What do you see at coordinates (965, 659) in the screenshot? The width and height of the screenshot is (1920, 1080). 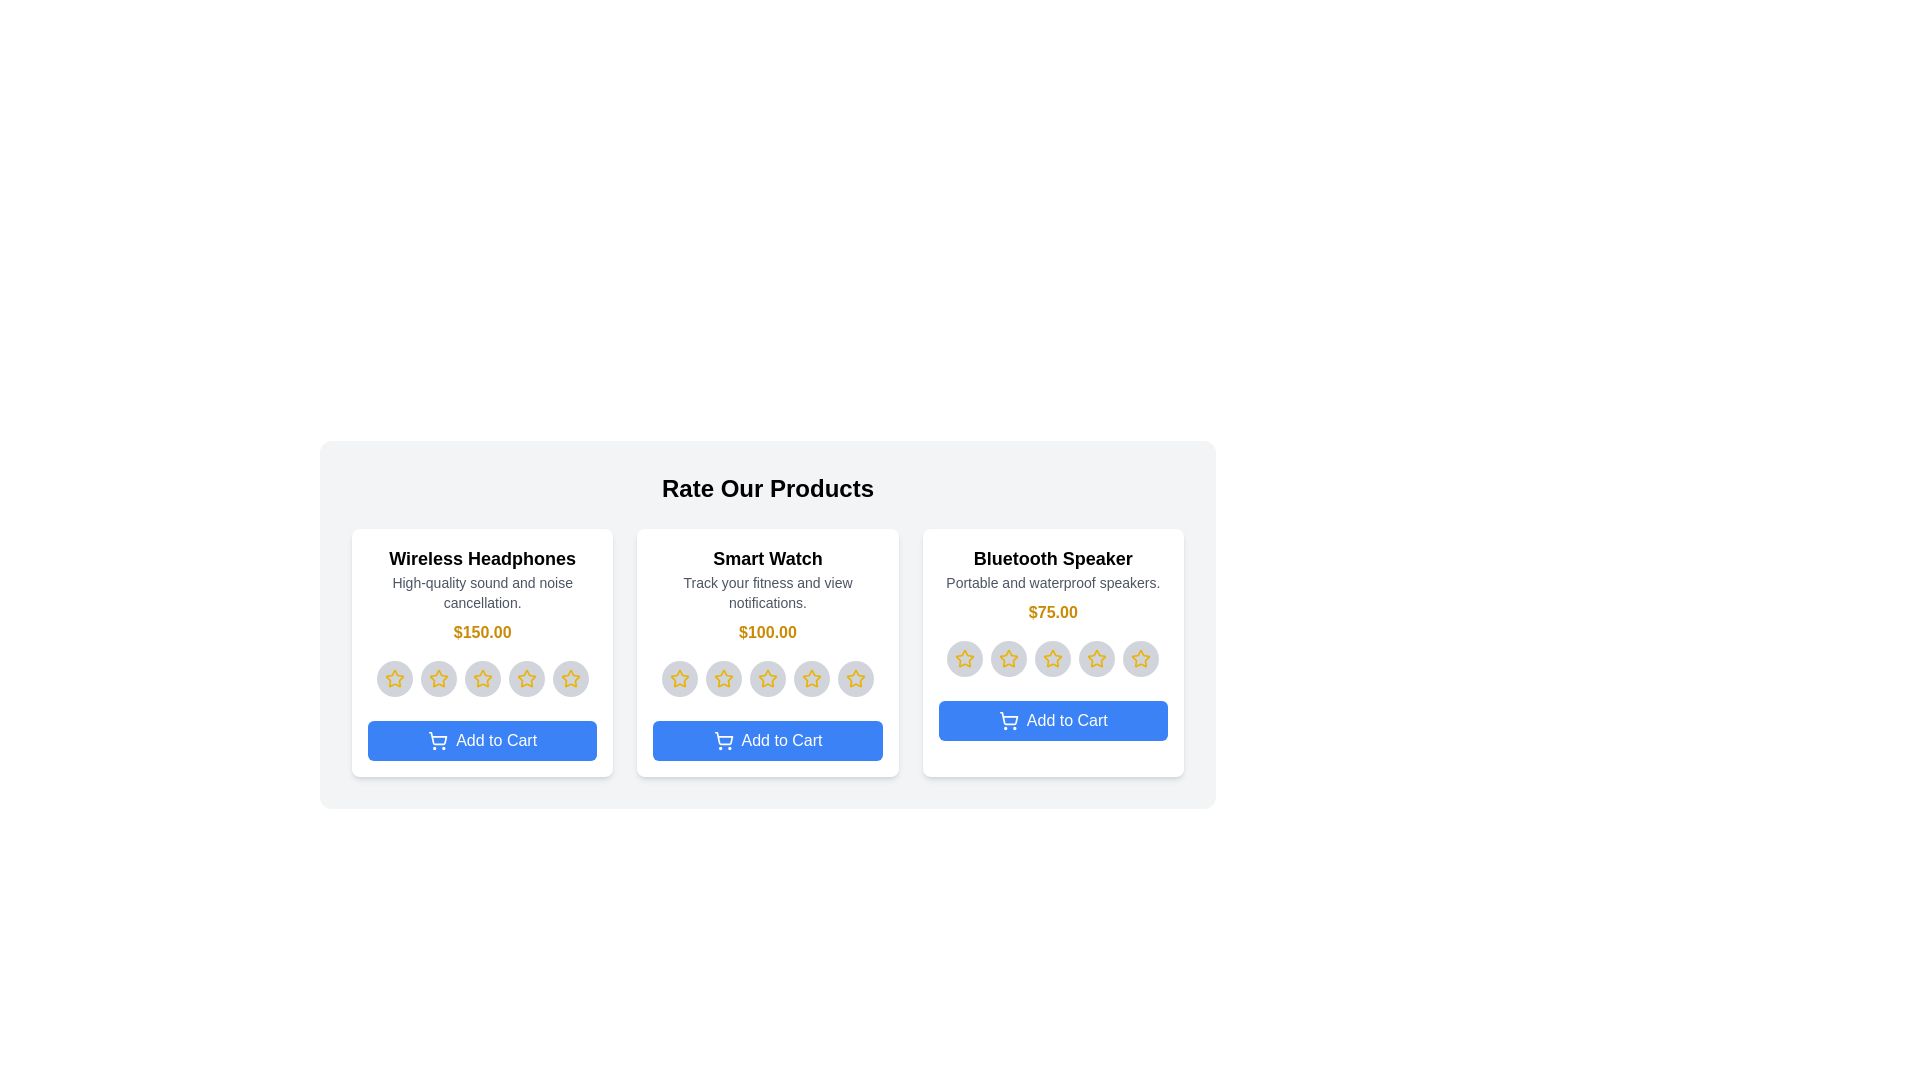 I see `the star corresponding to 1 for the product 'Bluetooth Speaker'` at bounding box center [965, 659].